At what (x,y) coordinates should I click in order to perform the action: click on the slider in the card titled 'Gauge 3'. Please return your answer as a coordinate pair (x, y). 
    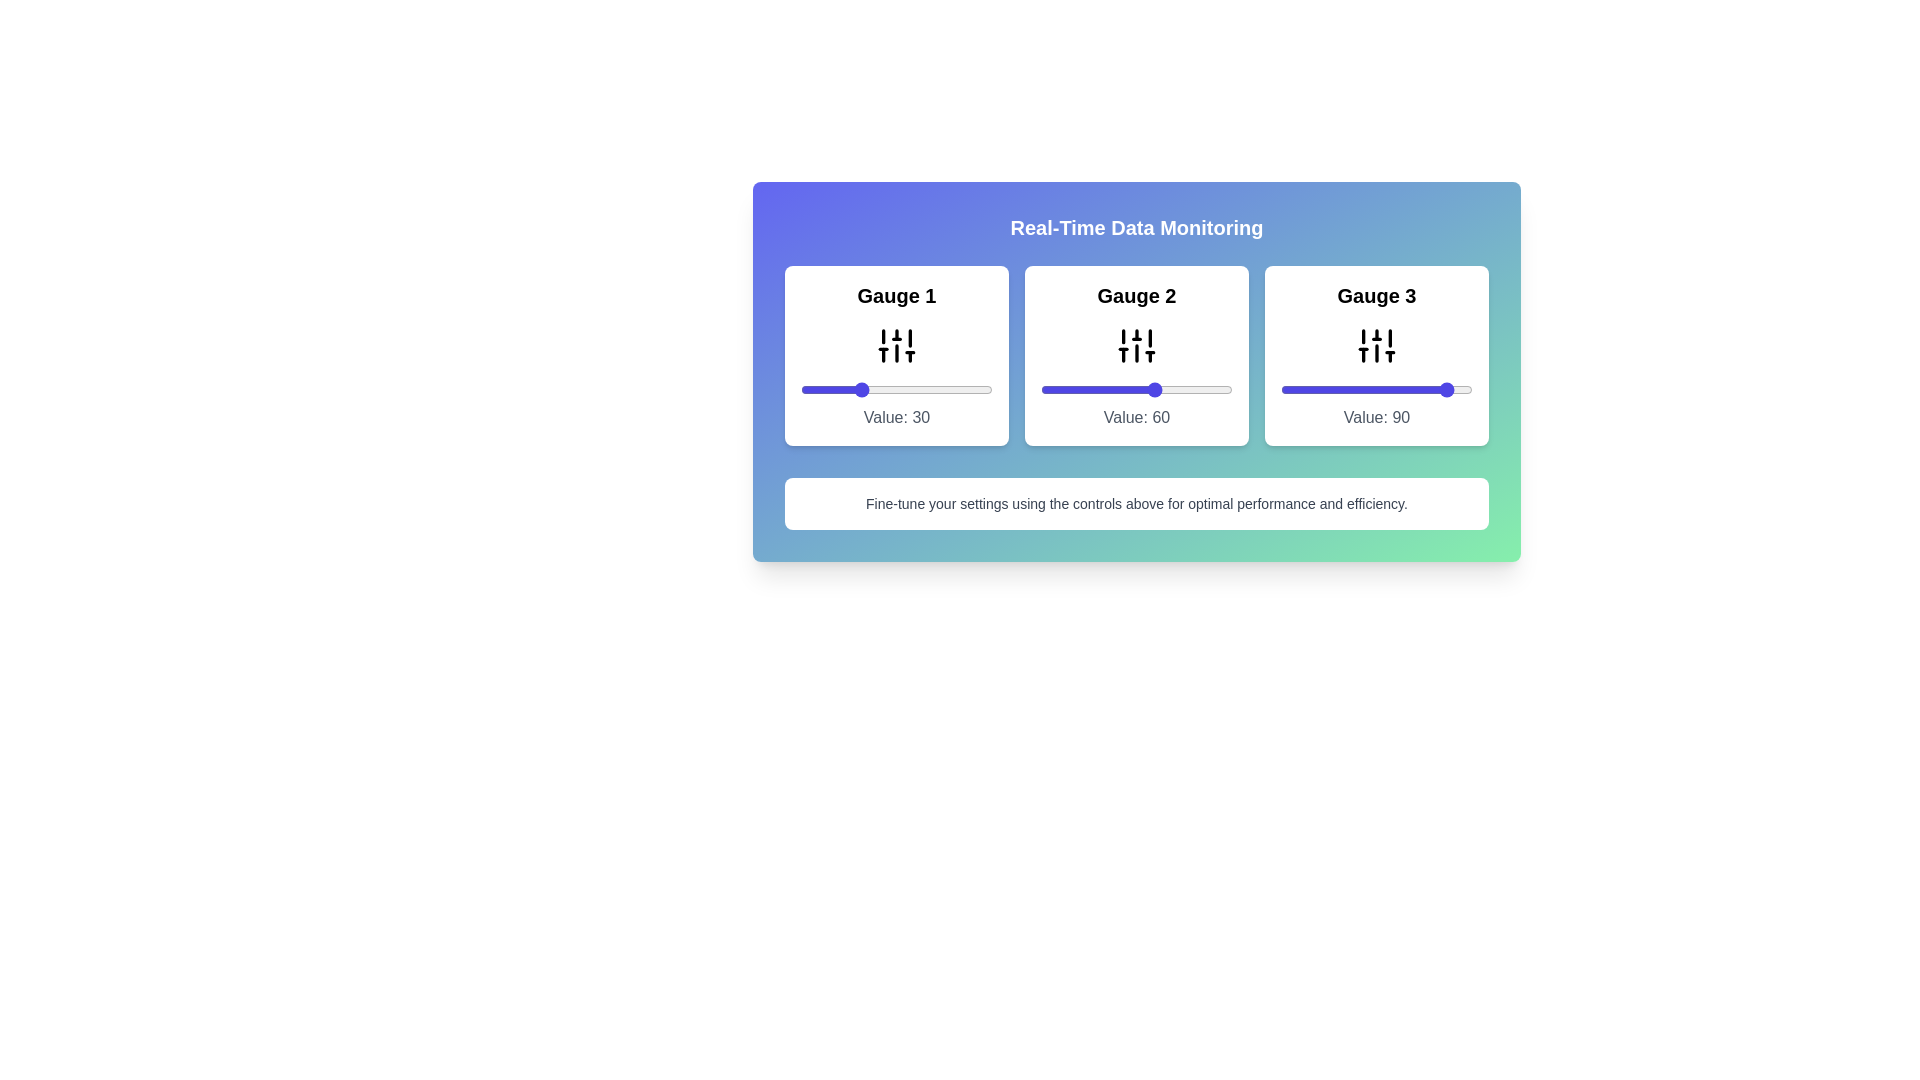
    Looking at the image, I should click on (1376, 354).